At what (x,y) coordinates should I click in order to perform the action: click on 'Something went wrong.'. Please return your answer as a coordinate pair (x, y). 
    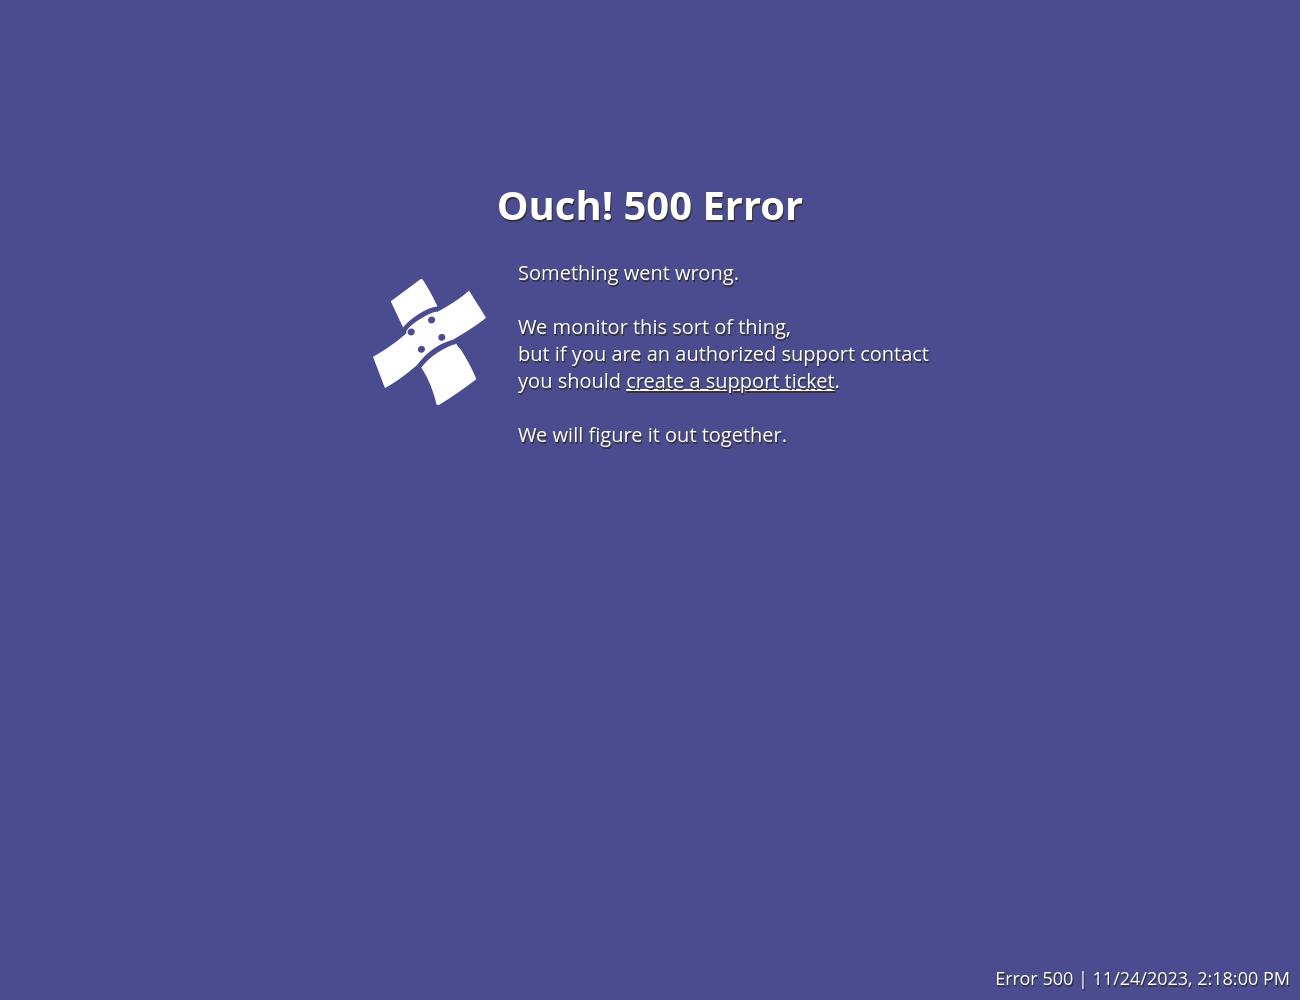
    Looking at the image, I should click on (628, 271).